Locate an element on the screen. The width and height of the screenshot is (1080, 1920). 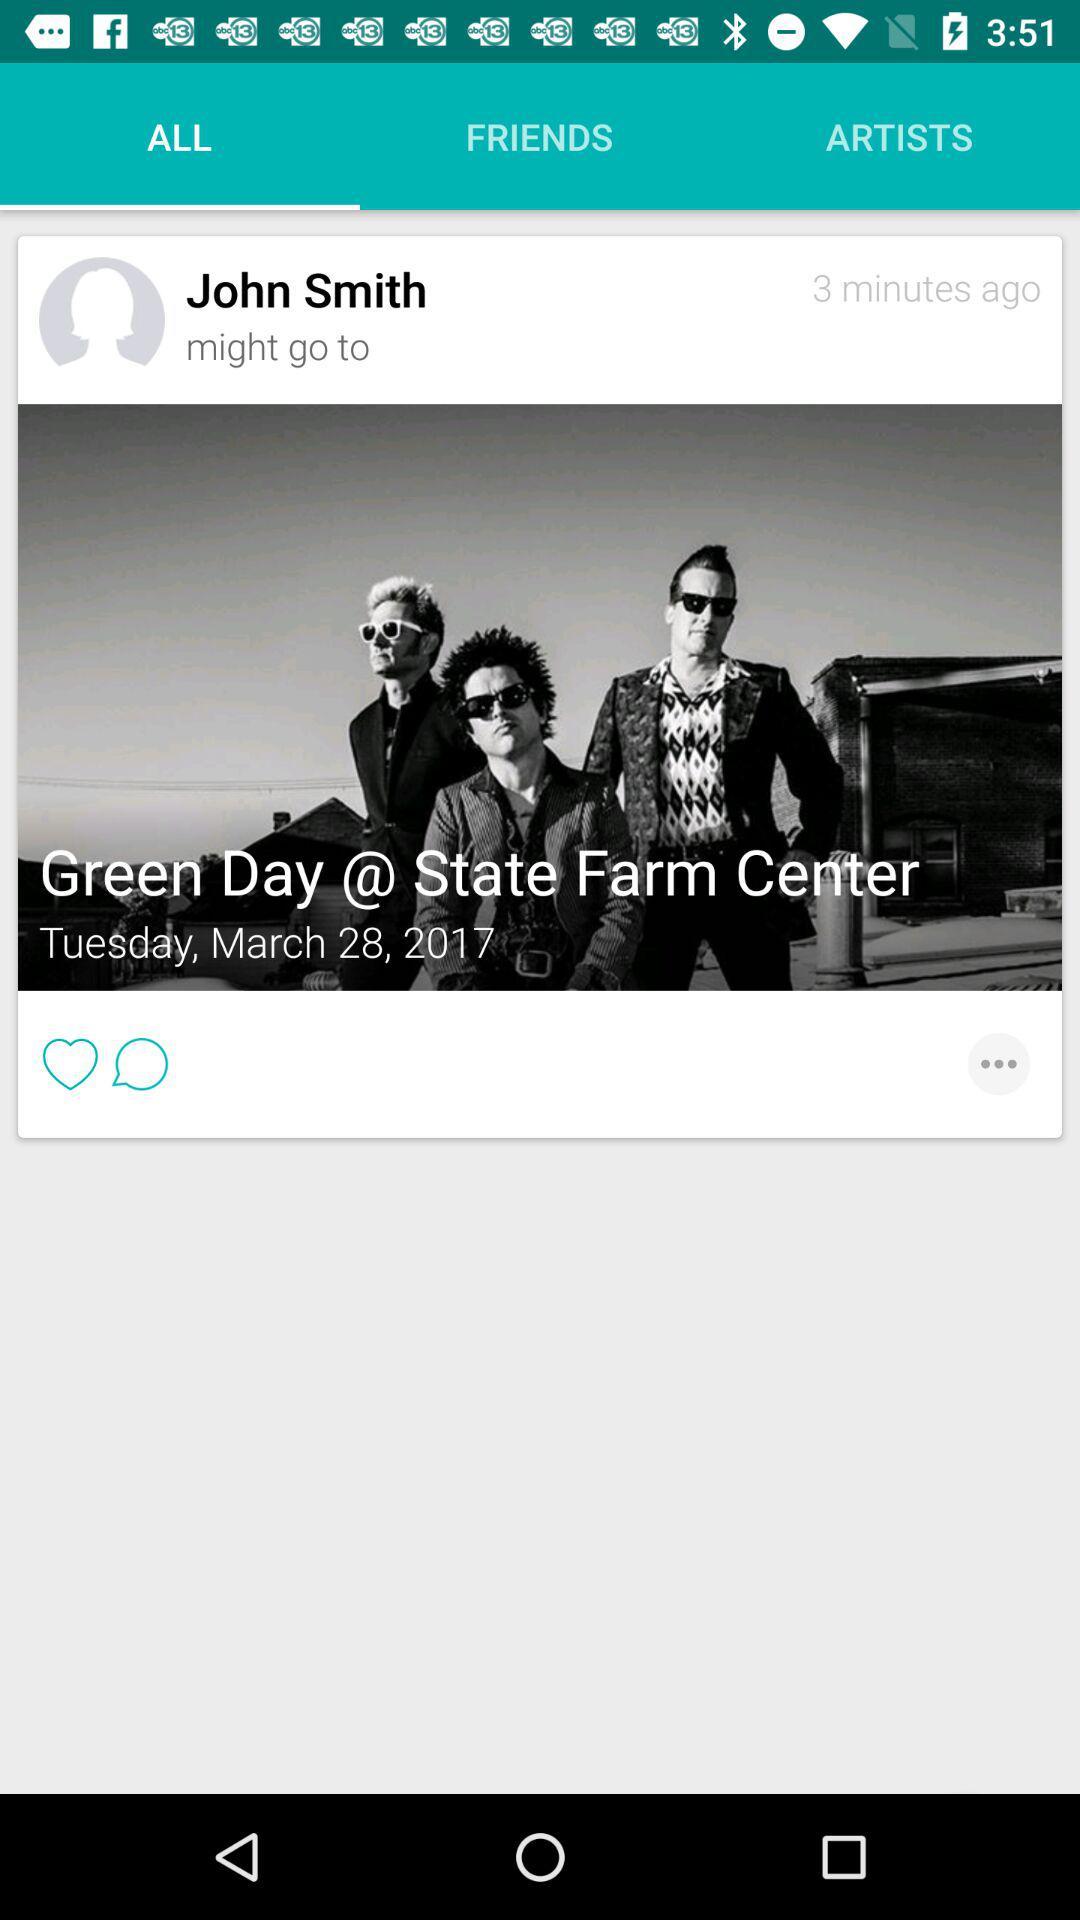
image on page is located at coordinates (540, 697).